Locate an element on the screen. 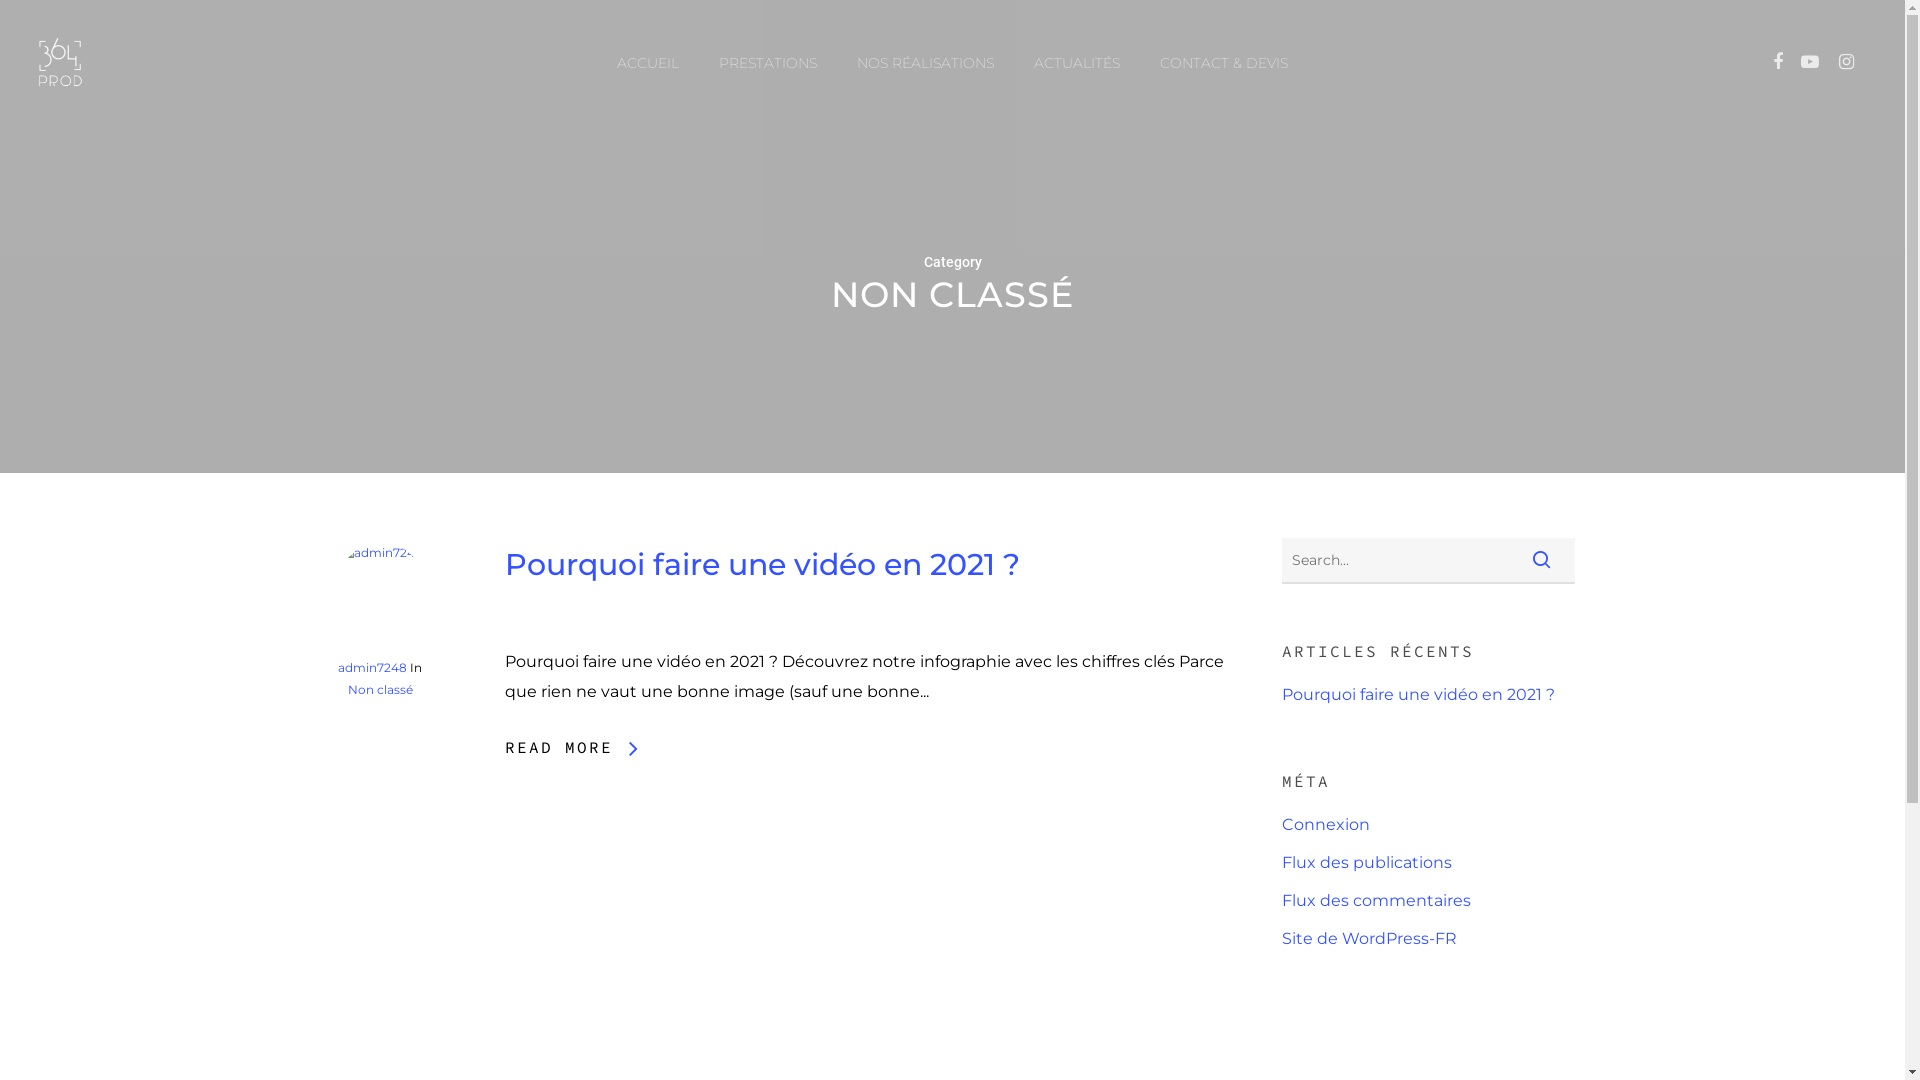 The height and width of the screenshot is (1080, 1920). 'CONTACT & DEVIS' is located at coordinates (1223, 61).